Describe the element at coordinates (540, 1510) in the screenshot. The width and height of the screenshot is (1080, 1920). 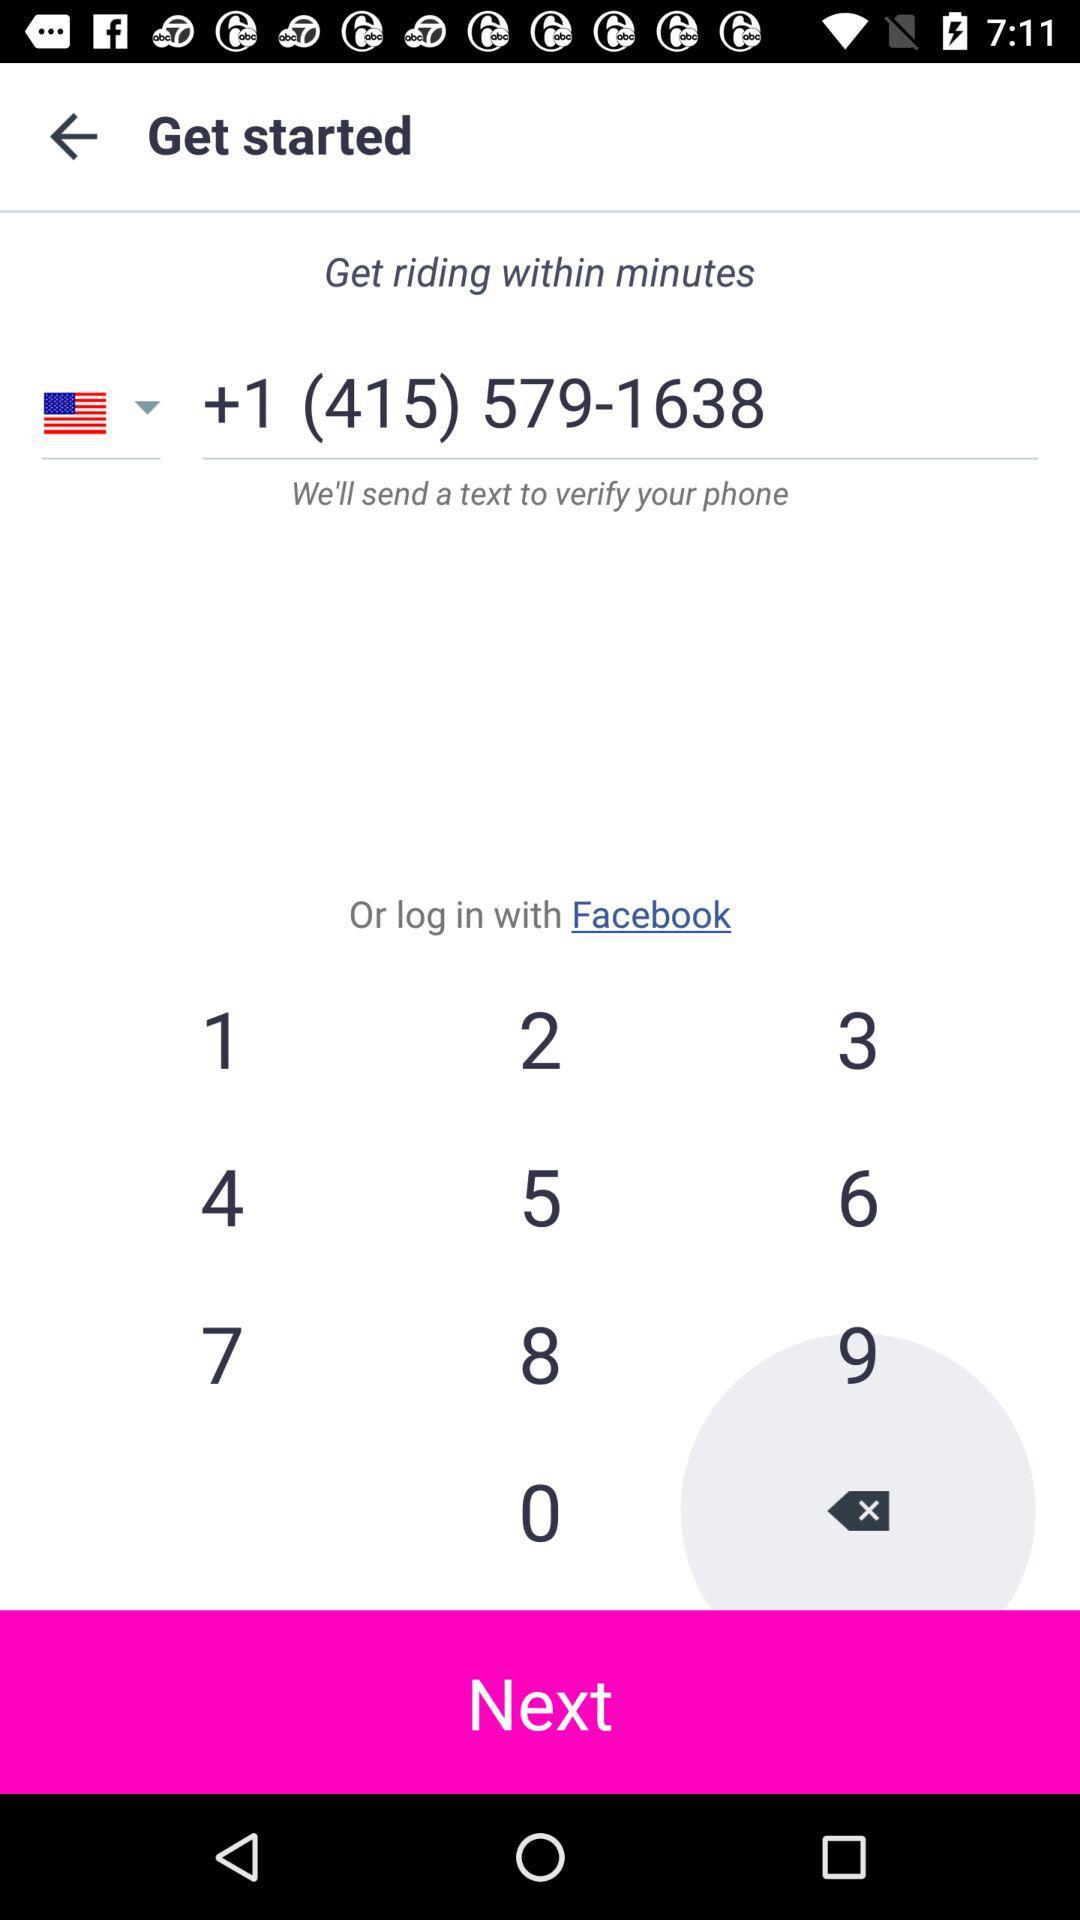
I see `icon next to 9 icon` at that location.